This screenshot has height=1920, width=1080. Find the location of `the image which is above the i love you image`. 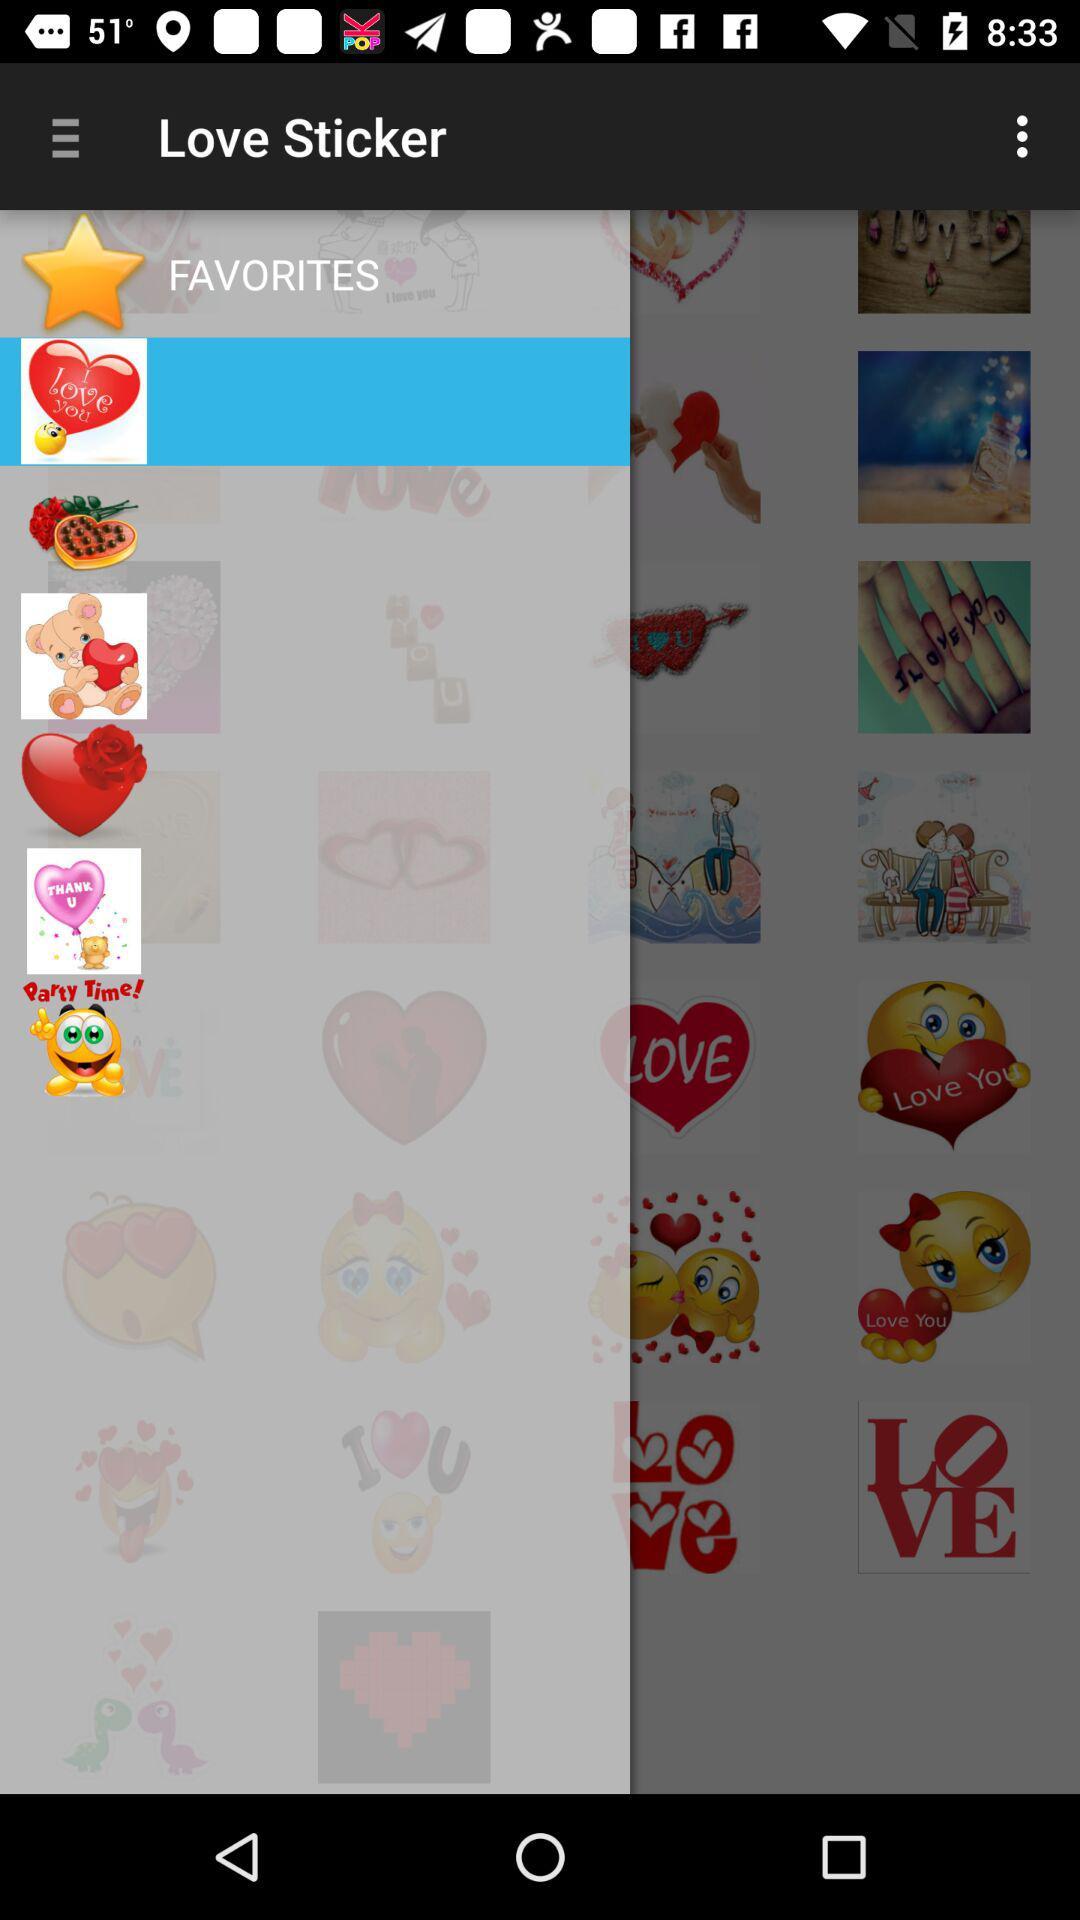

the image which is above the i love you image is located at coordinates (944, 436).